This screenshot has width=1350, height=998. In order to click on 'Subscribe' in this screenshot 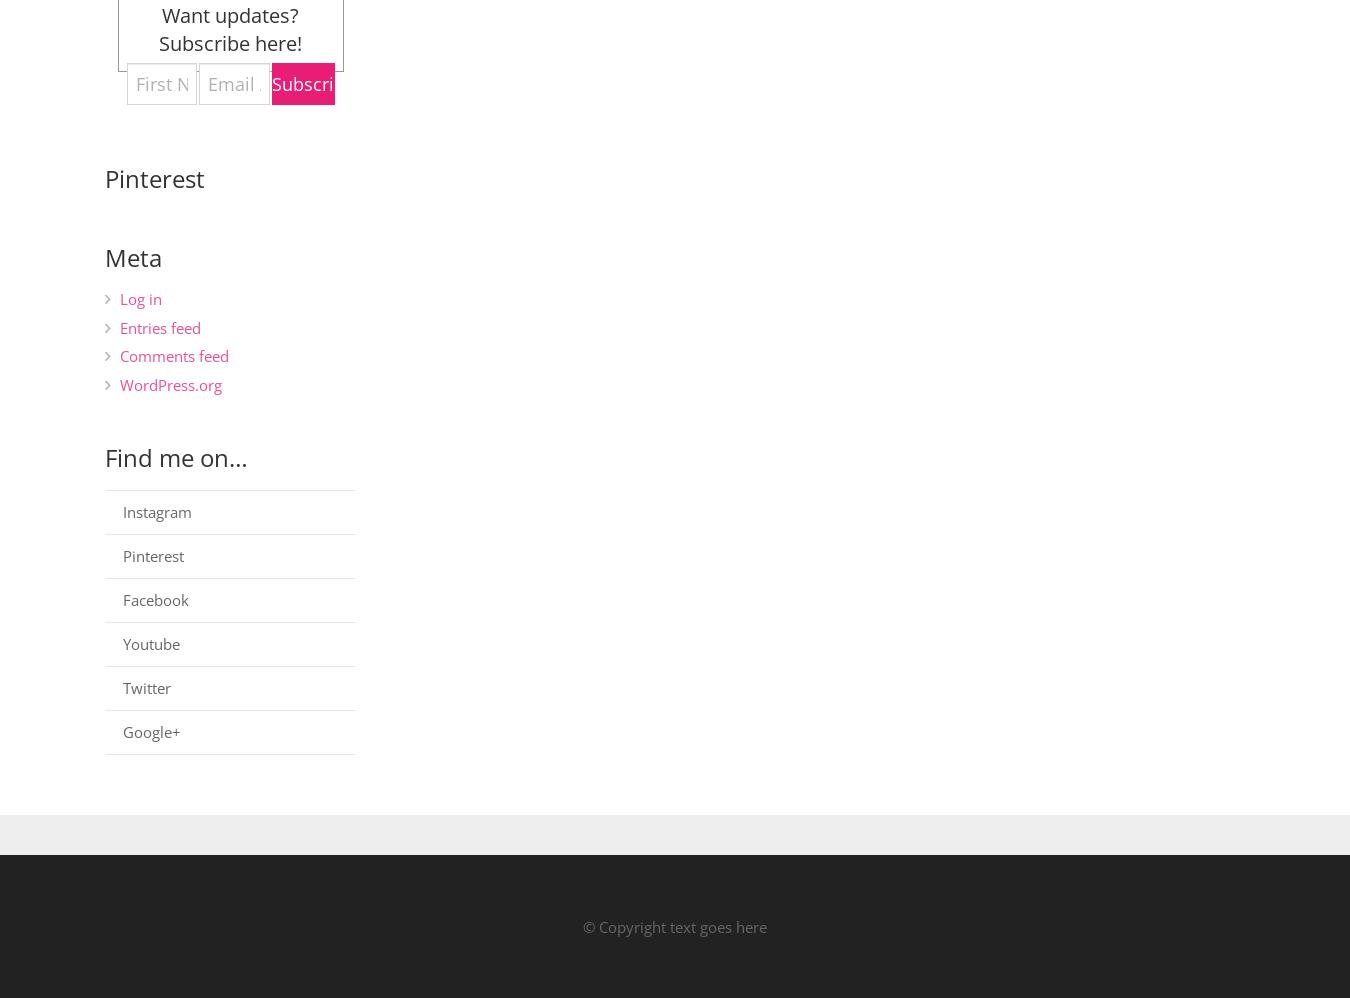, I will do `click(312, 82)`.